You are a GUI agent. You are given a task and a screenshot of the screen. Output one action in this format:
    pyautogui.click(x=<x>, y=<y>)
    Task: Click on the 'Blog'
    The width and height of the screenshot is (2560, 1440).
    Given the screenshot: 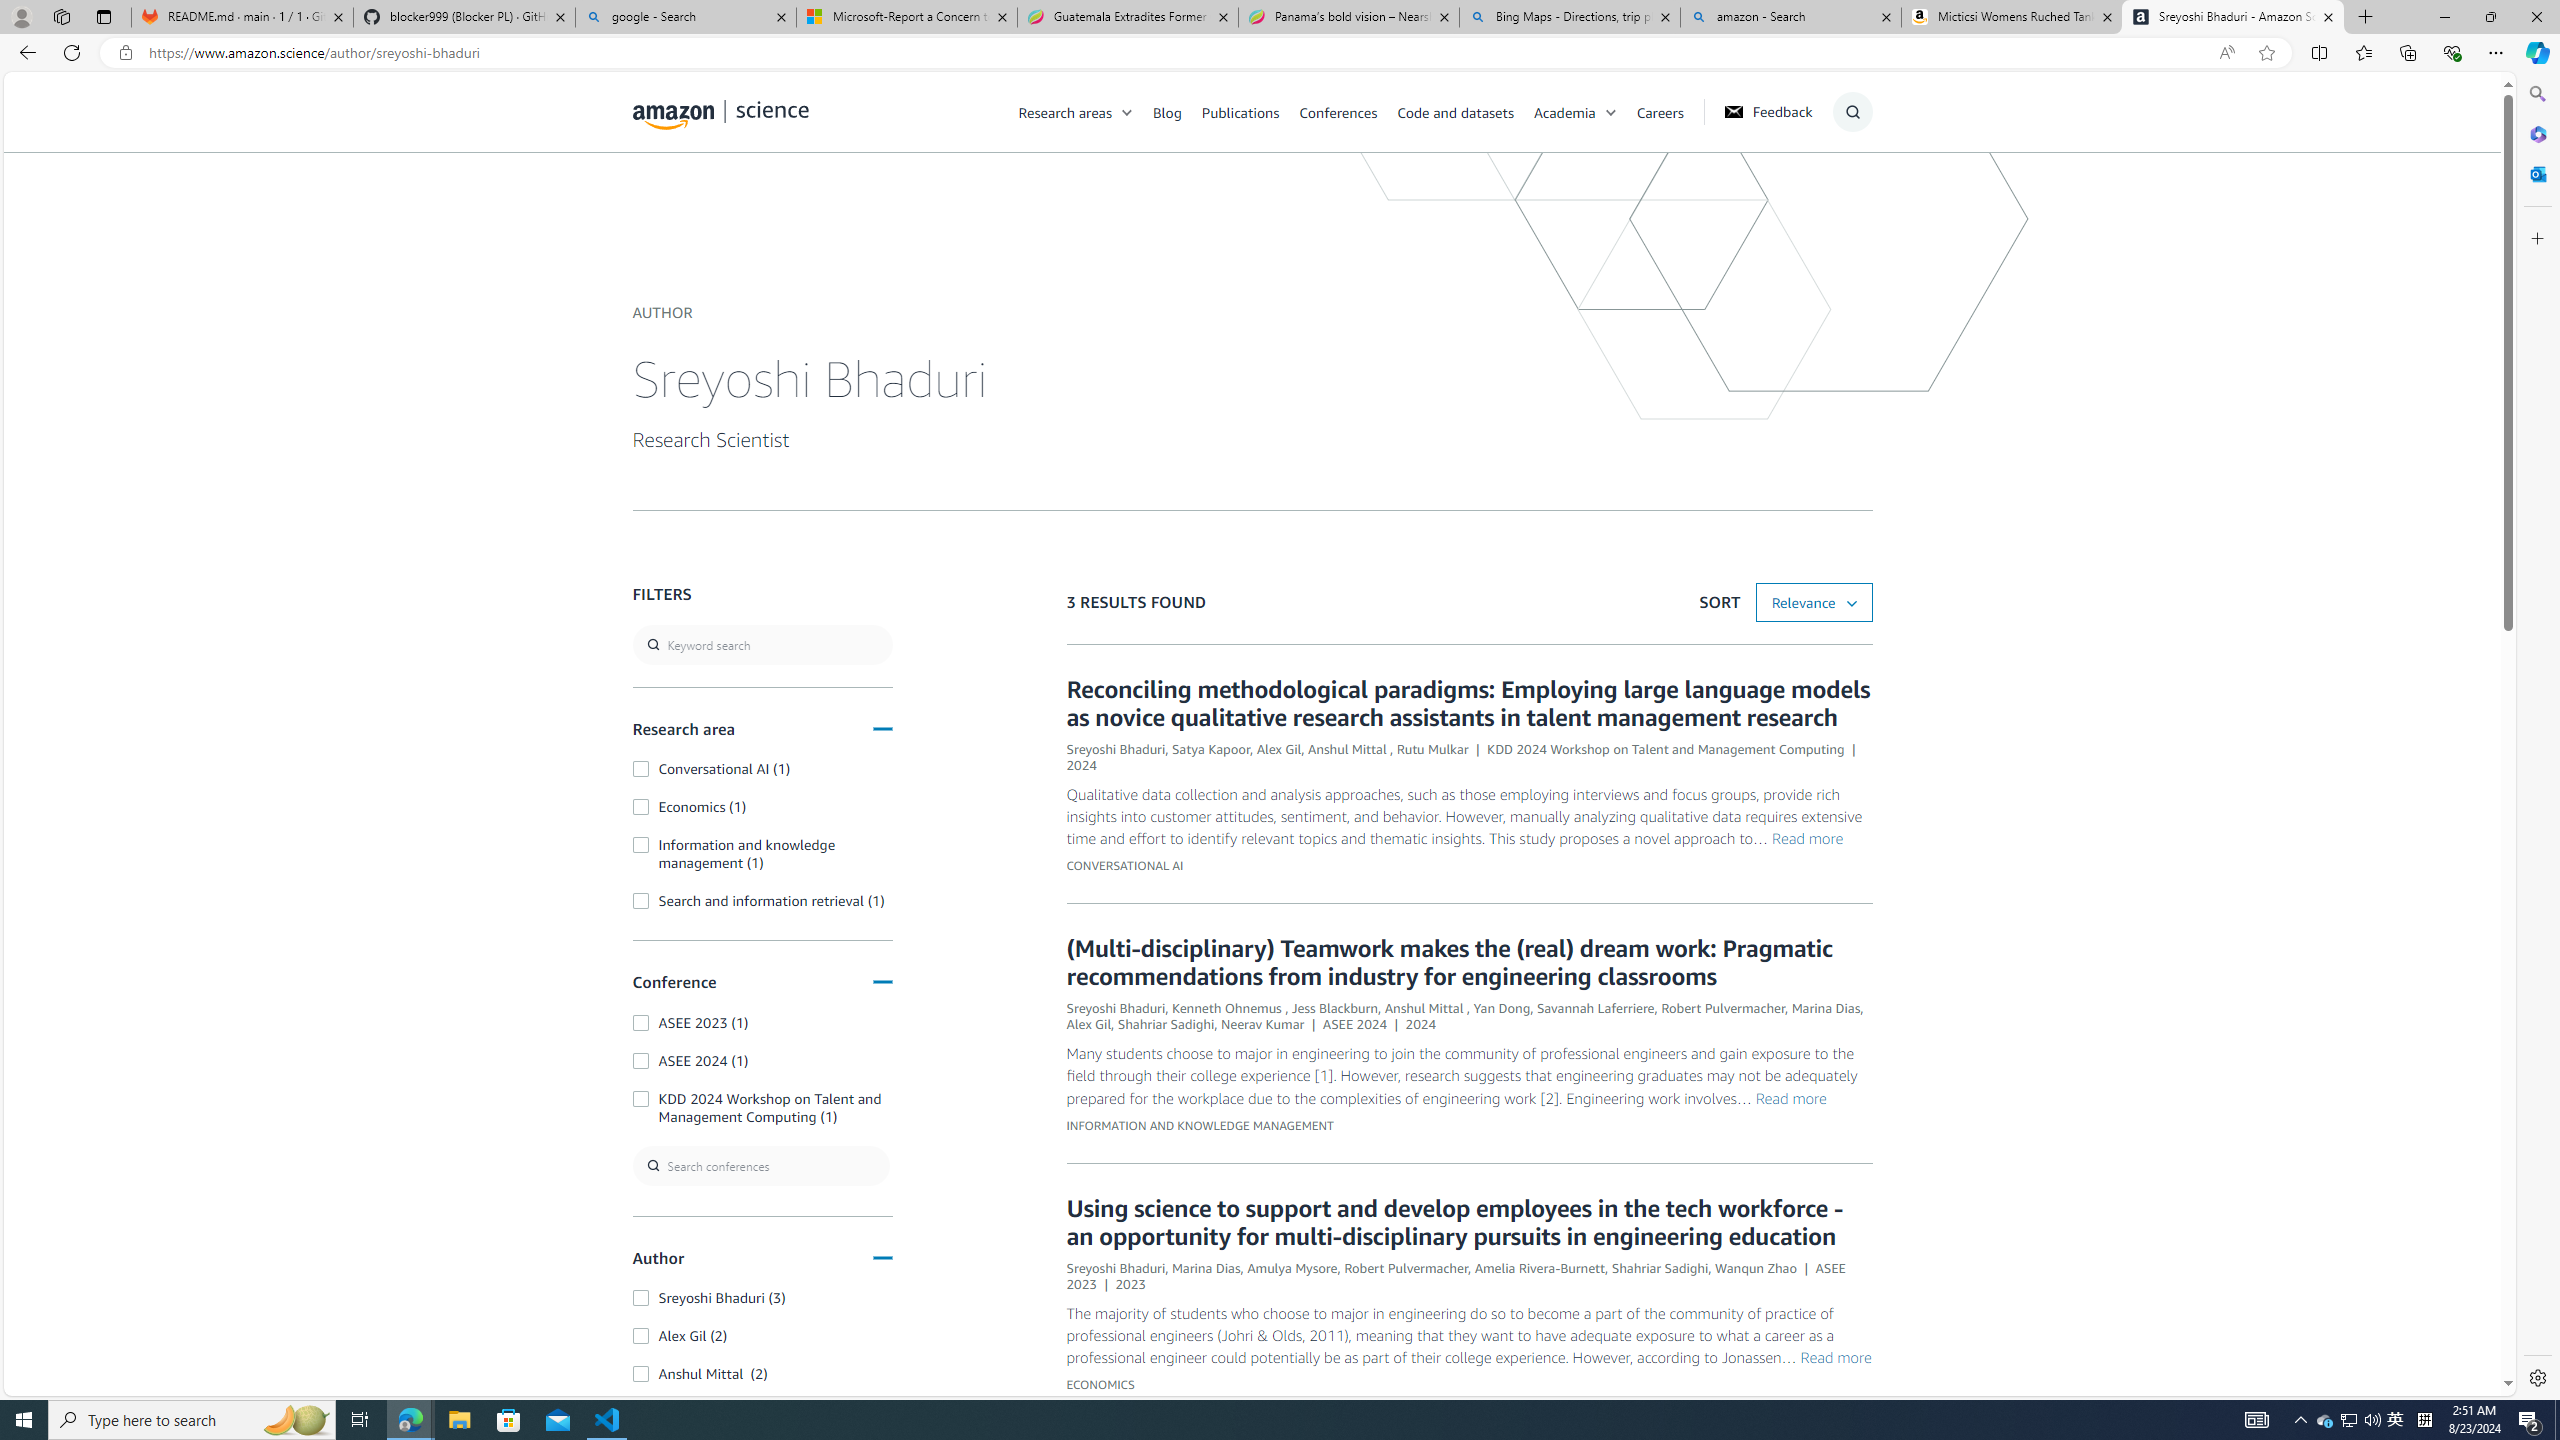 What is the action you would take?
    pyautogui.click(x=1166, y=111)
    